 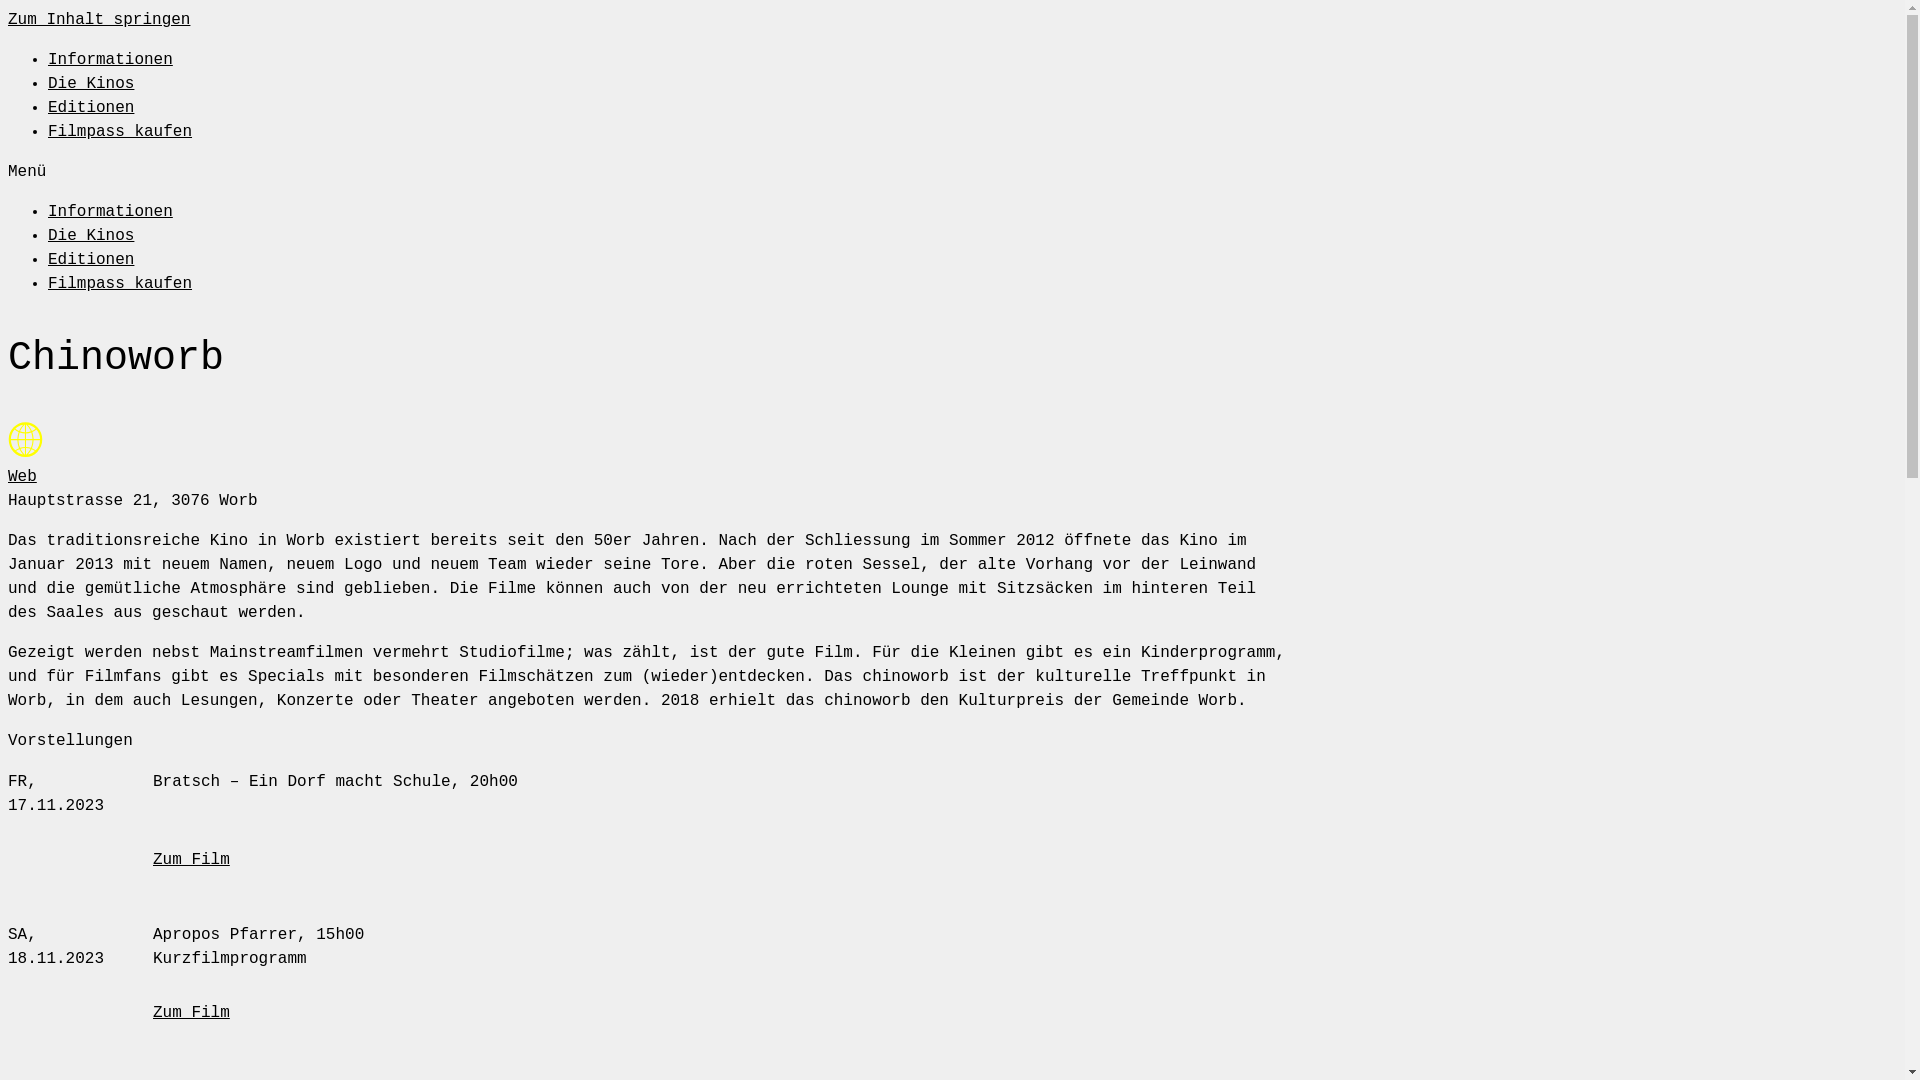 What do you see at coordinates (48, 234) in the screenshot?
I see `'Die Kinos'` at bounding box center [48, 234].